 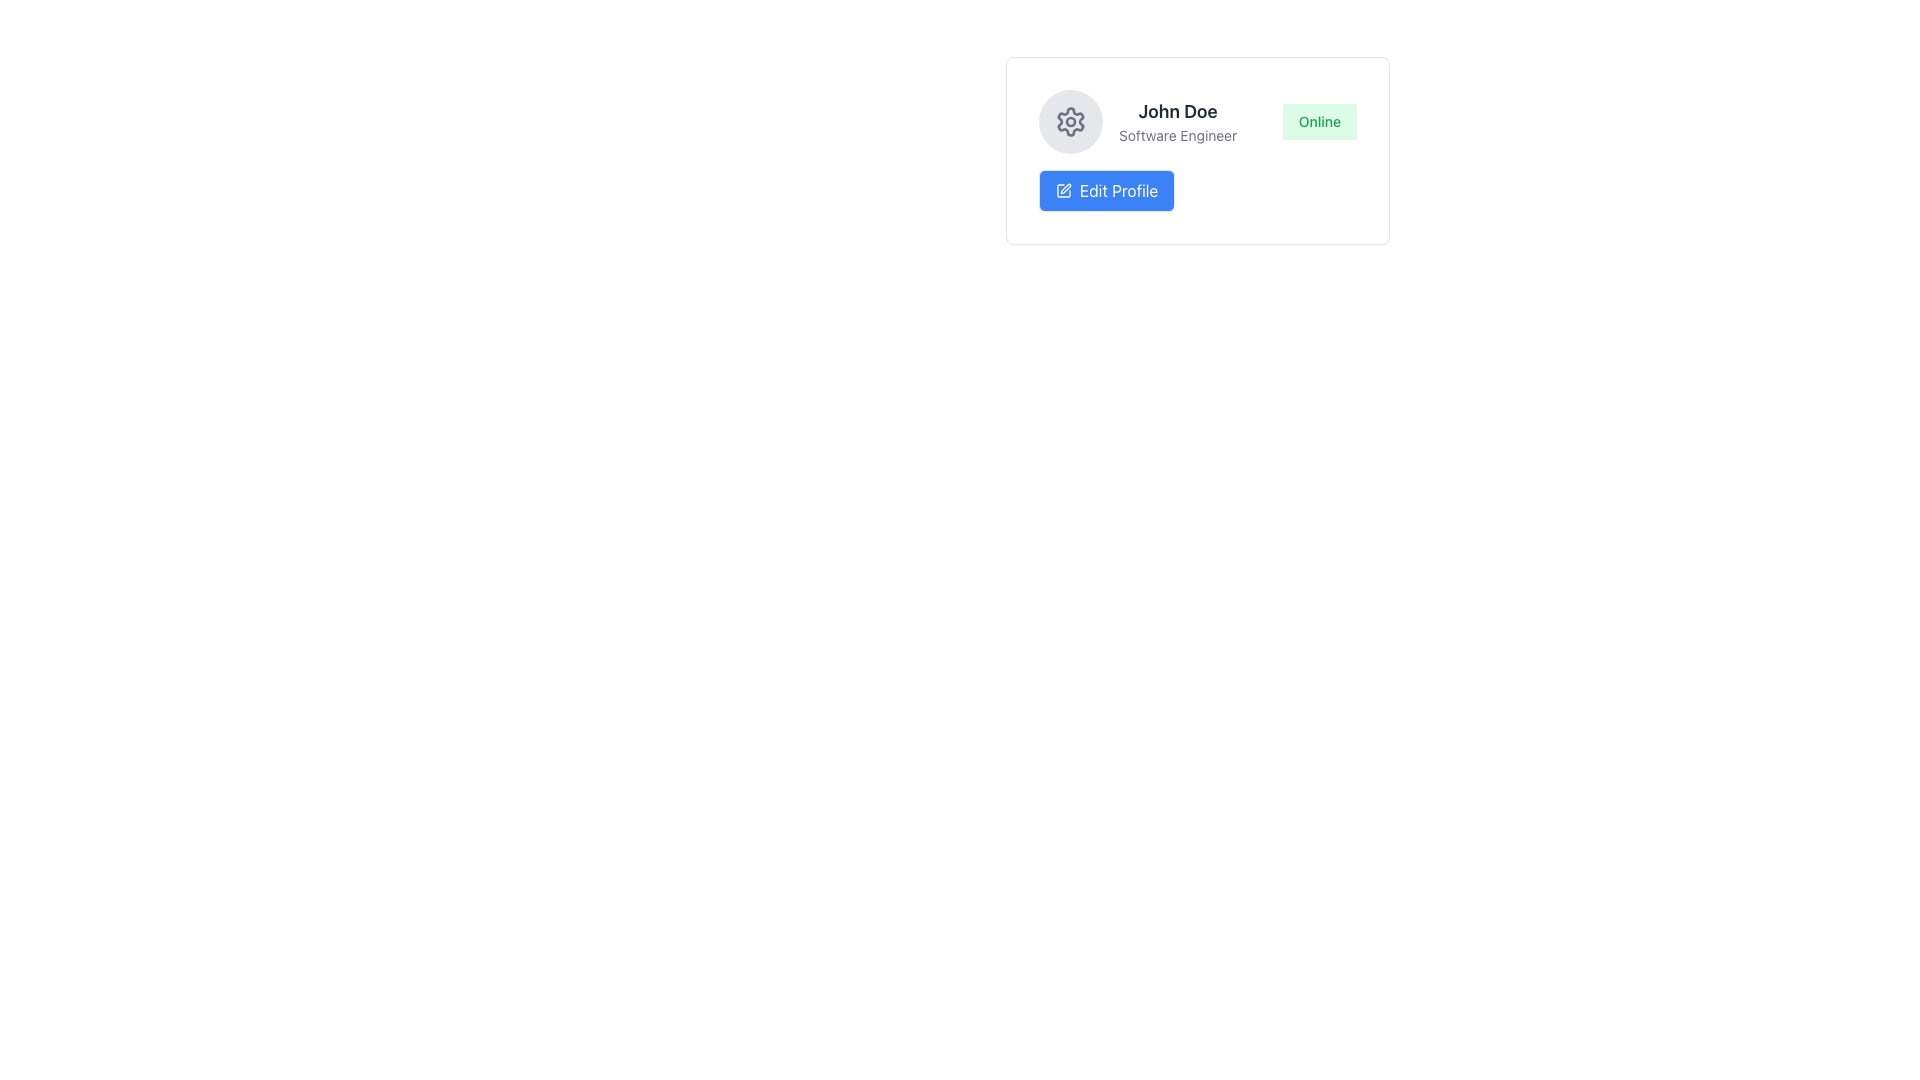 What do you see at coordinates (1063, 191) in the screenshot?
I see `the icon that visually enhances the 'Edit Profile' button, which is located to the left of the button text in the lower-left area of the profile card` at bounding box center [1063, 191].